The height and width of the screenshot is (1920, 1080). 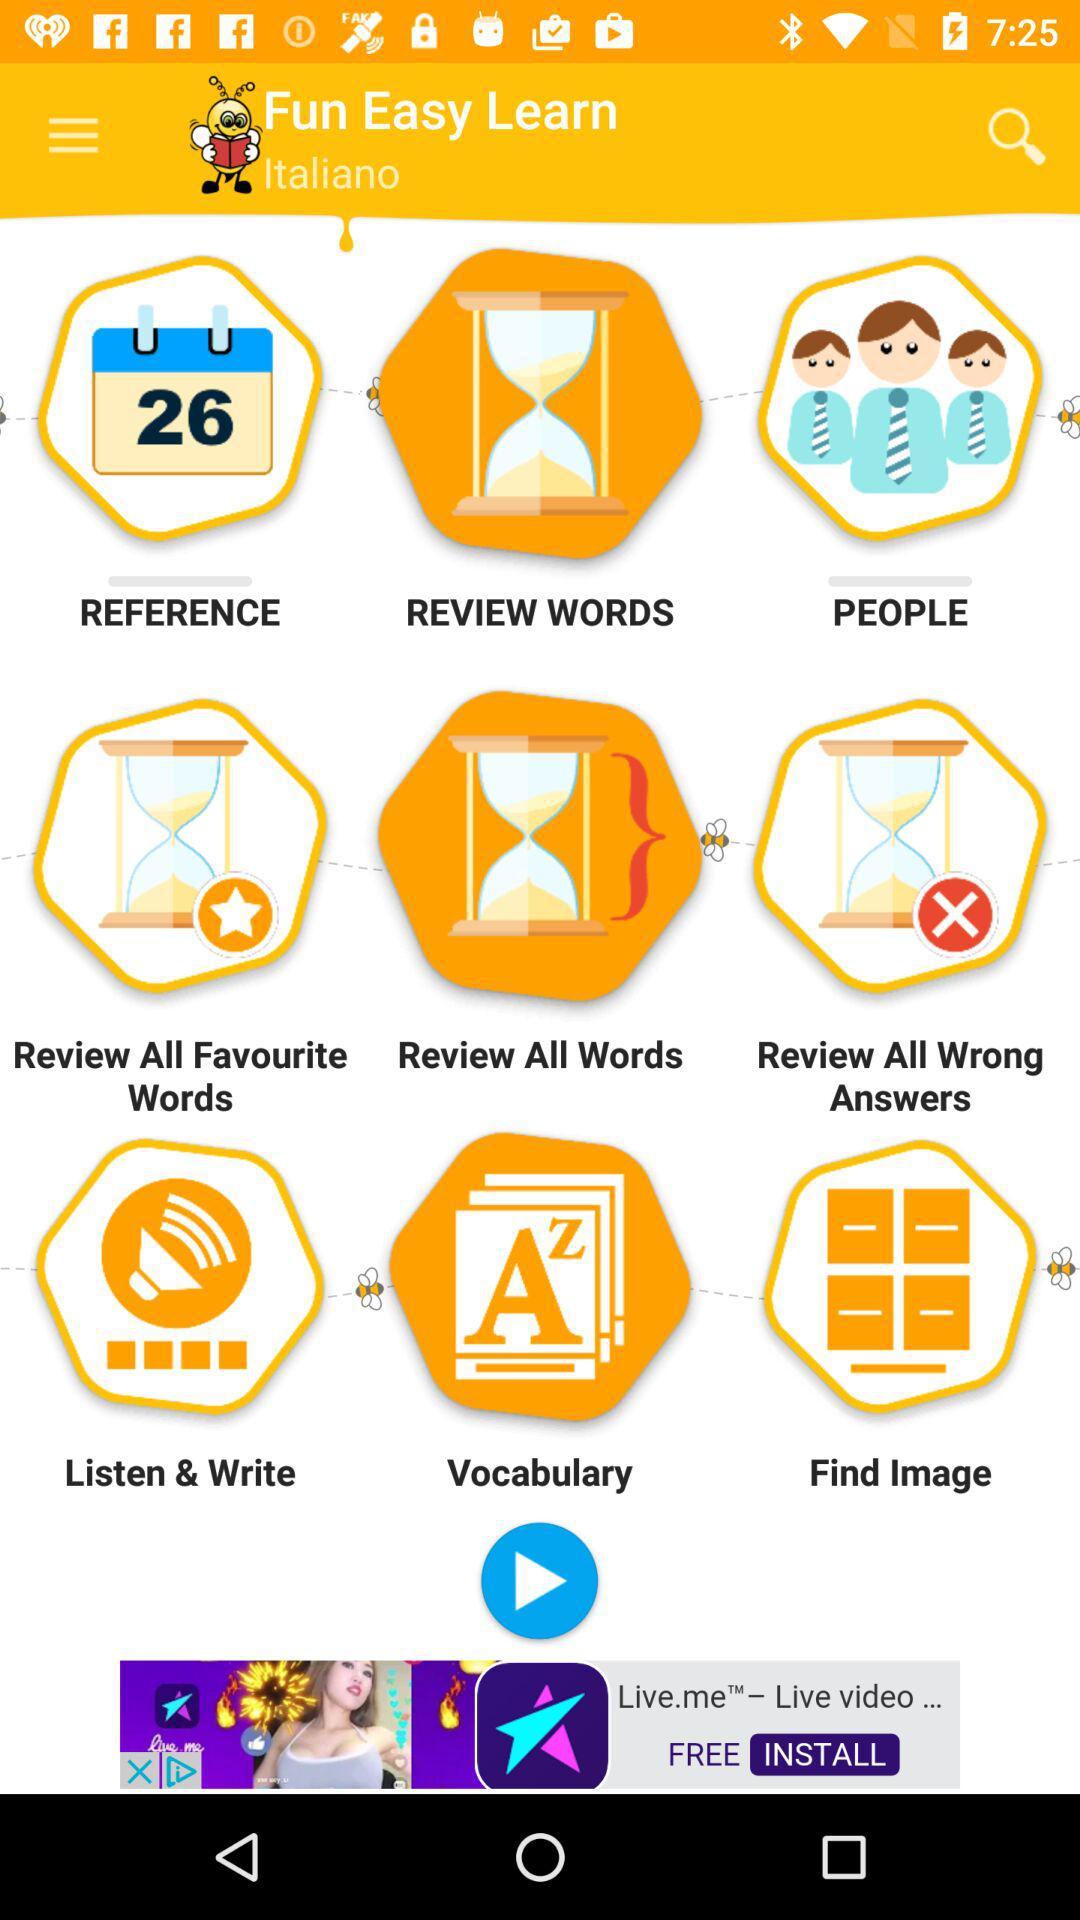 What do you see at coordinates (538, 1582) in the screenshot?
I see `the play icon` at bounding box center [538, 1582].